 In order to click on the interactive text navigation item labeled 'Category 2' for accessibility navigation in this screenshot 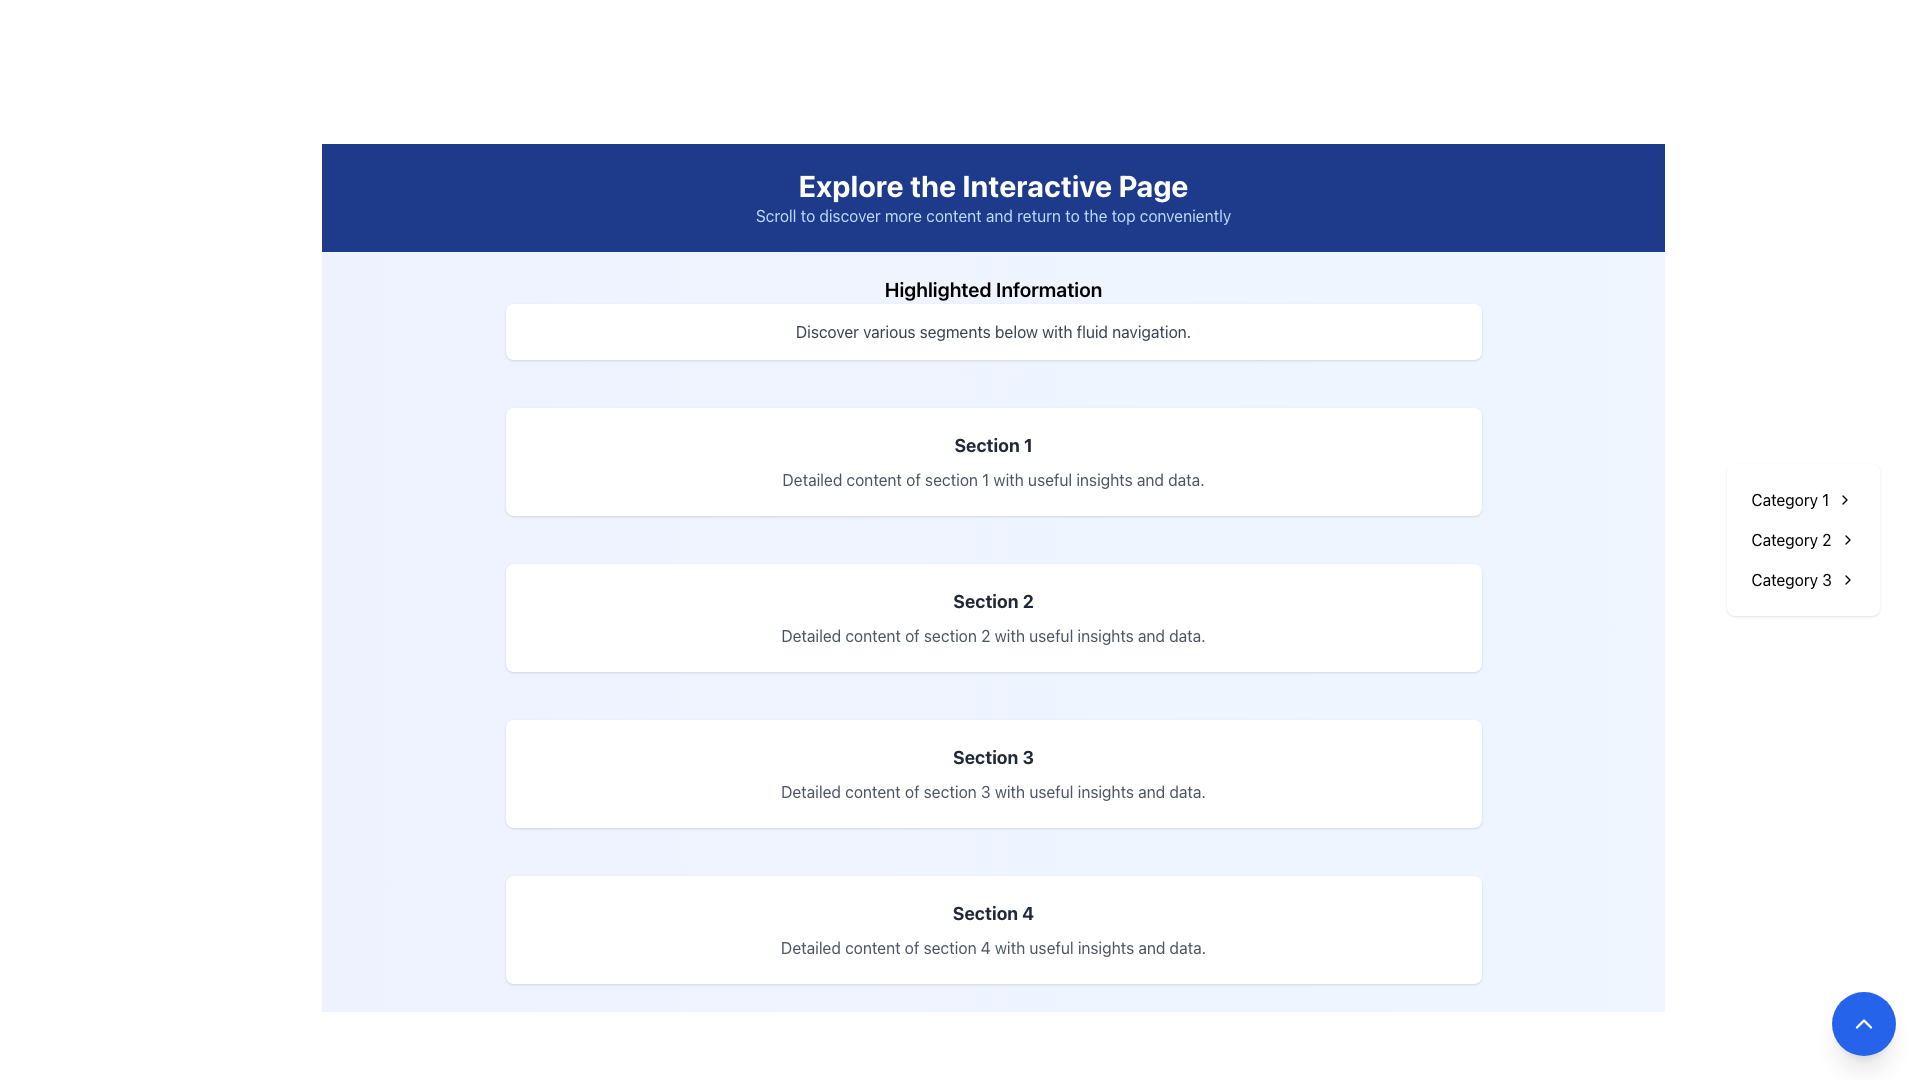, I will do `click(1803, 540)`.